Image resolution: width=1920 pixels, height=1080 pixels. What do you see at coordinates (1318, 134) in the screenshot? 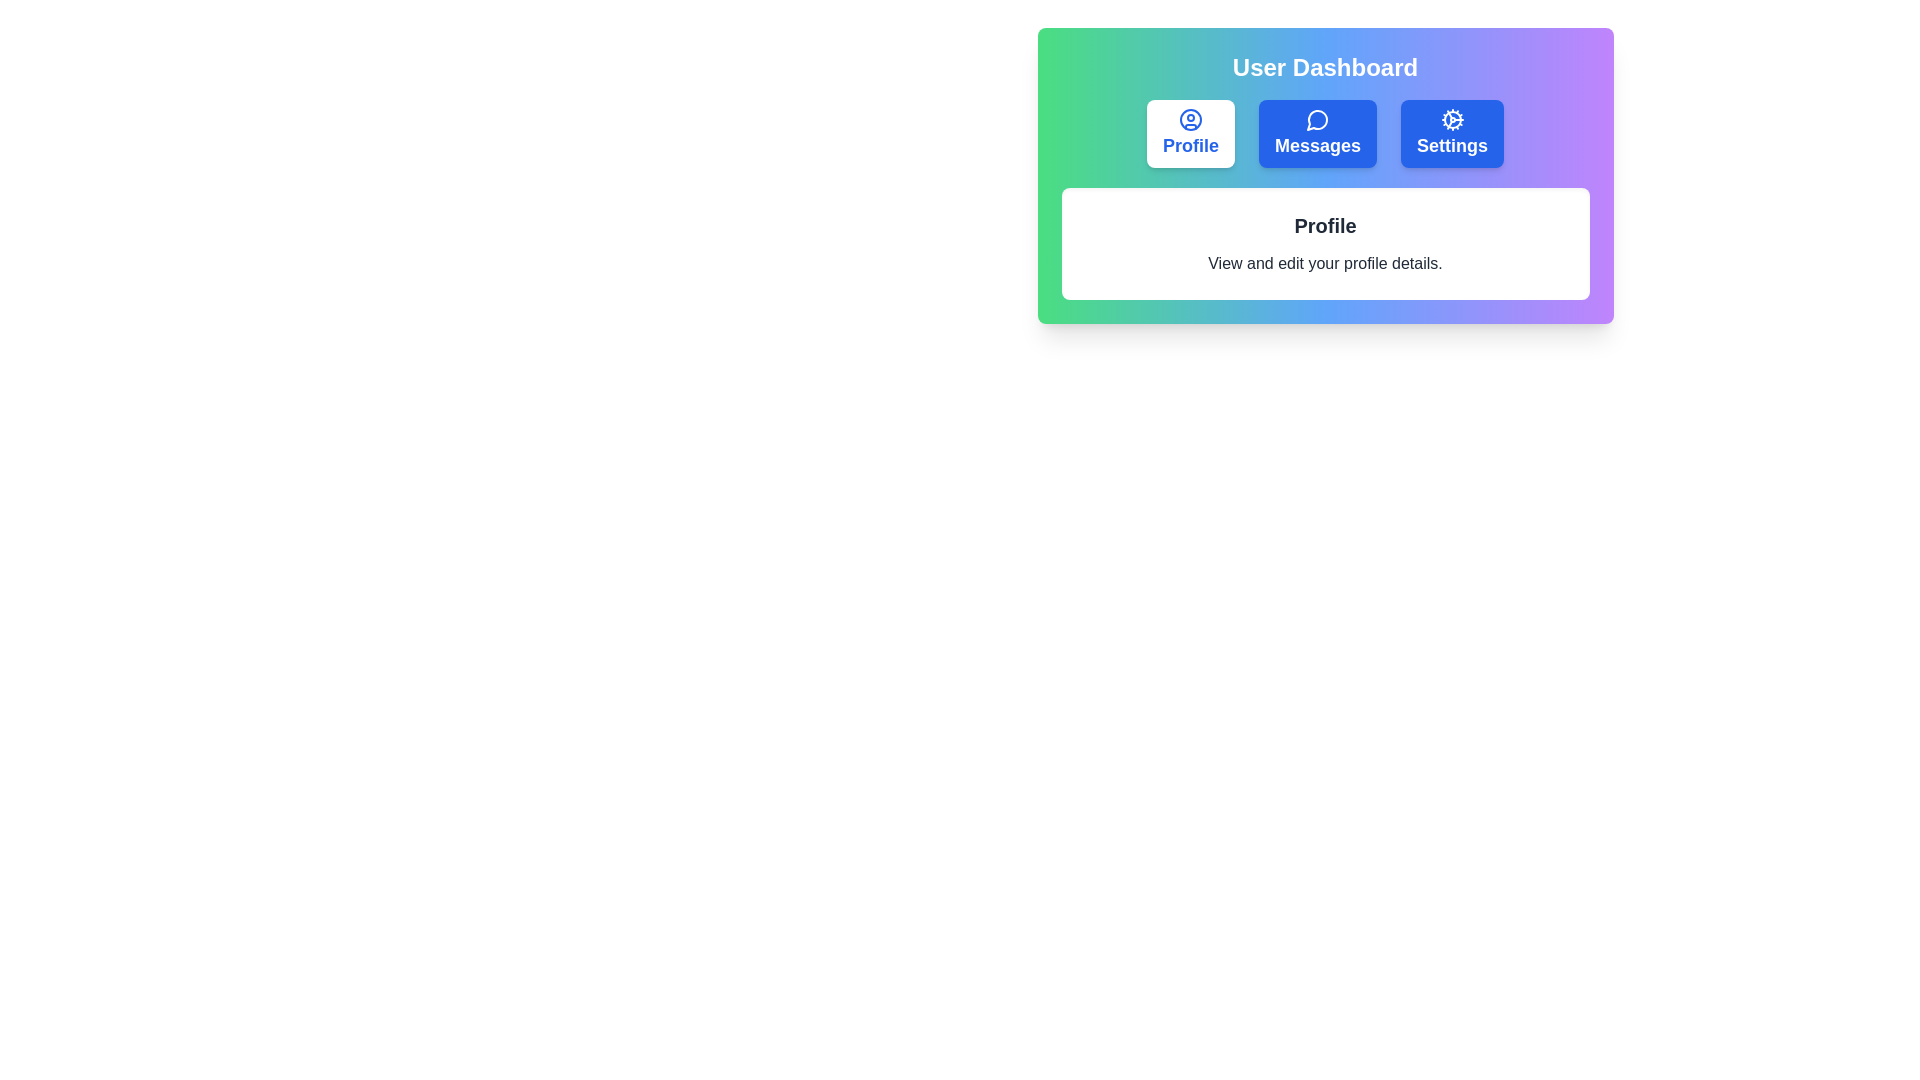
I see `the central decorative label of the 'Messages' button in the 'User Dashboard' to activate message-related functionality` at bounding box center [1318, 134].